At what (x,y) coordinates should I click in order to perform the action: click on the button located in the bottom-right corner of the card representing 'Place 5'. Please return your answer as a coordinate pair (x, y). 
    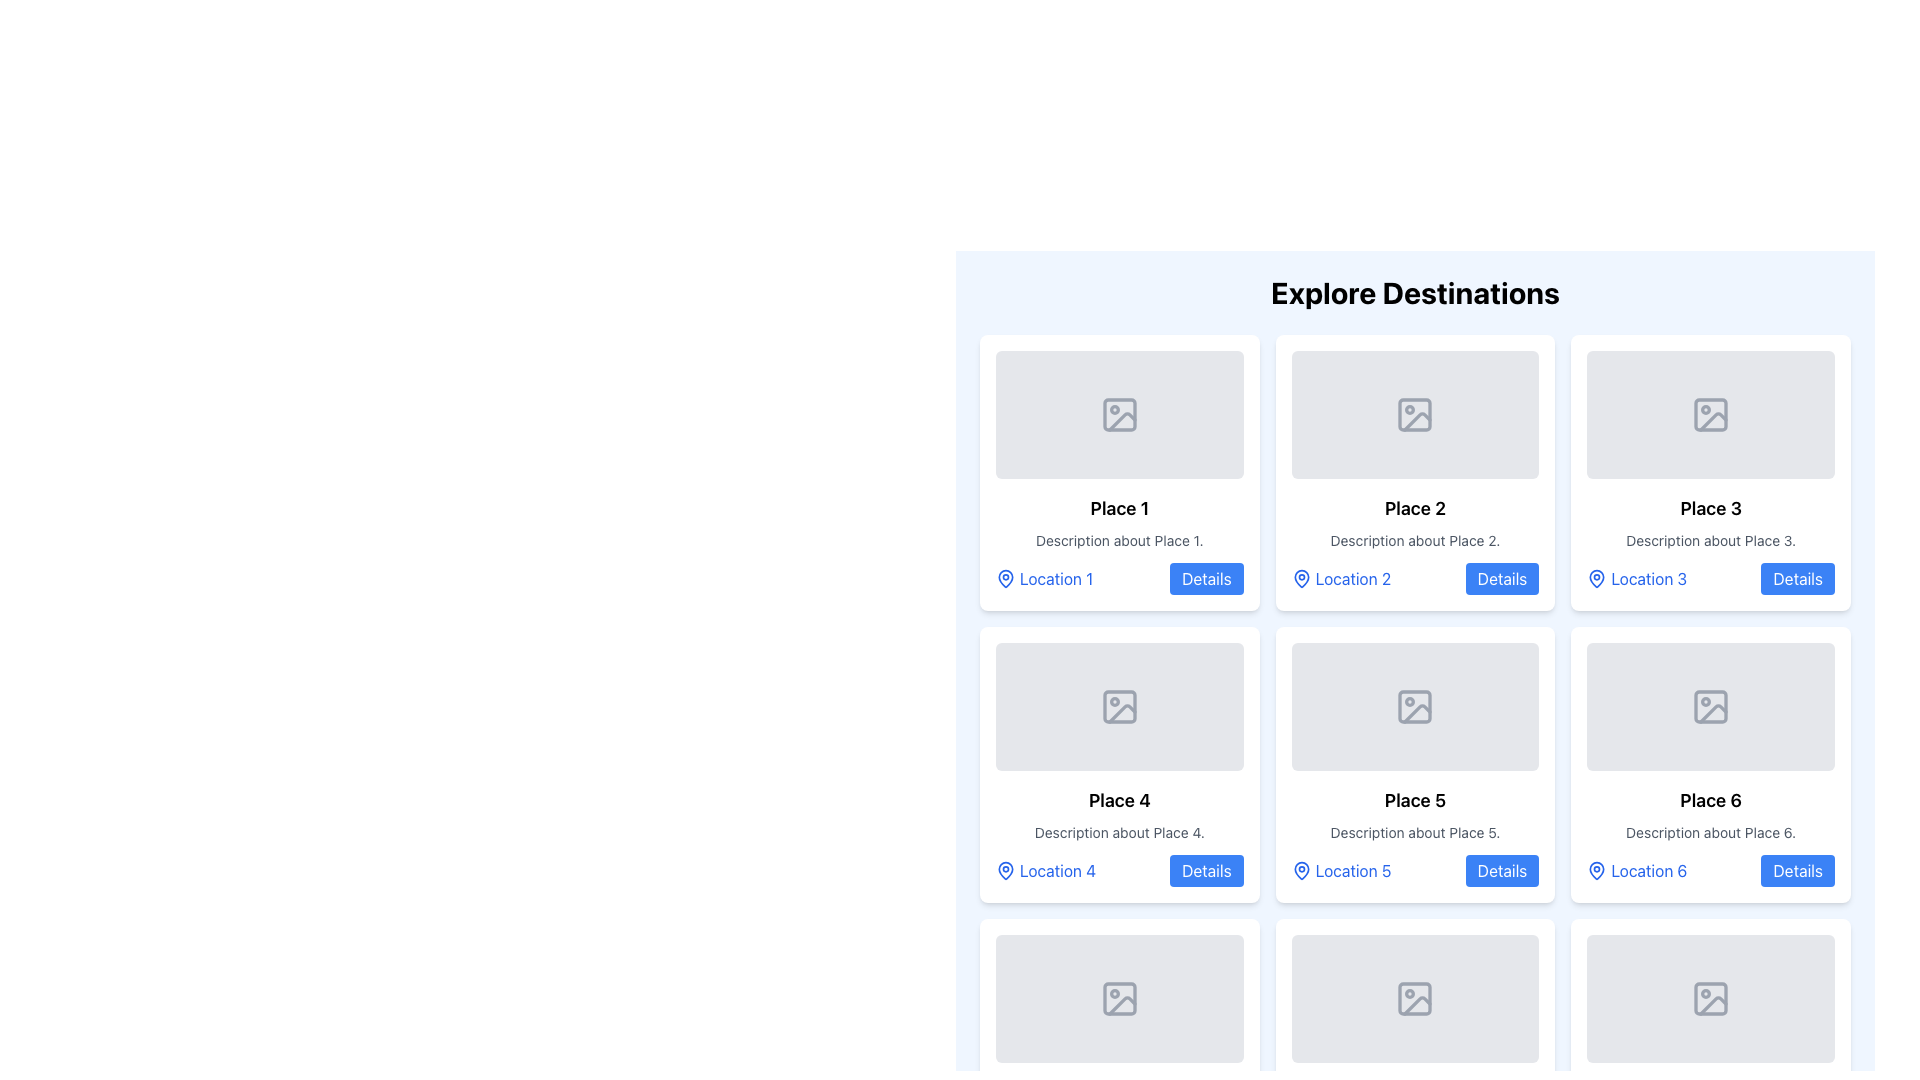
    Looking at the image, I should click on (1502, 870).